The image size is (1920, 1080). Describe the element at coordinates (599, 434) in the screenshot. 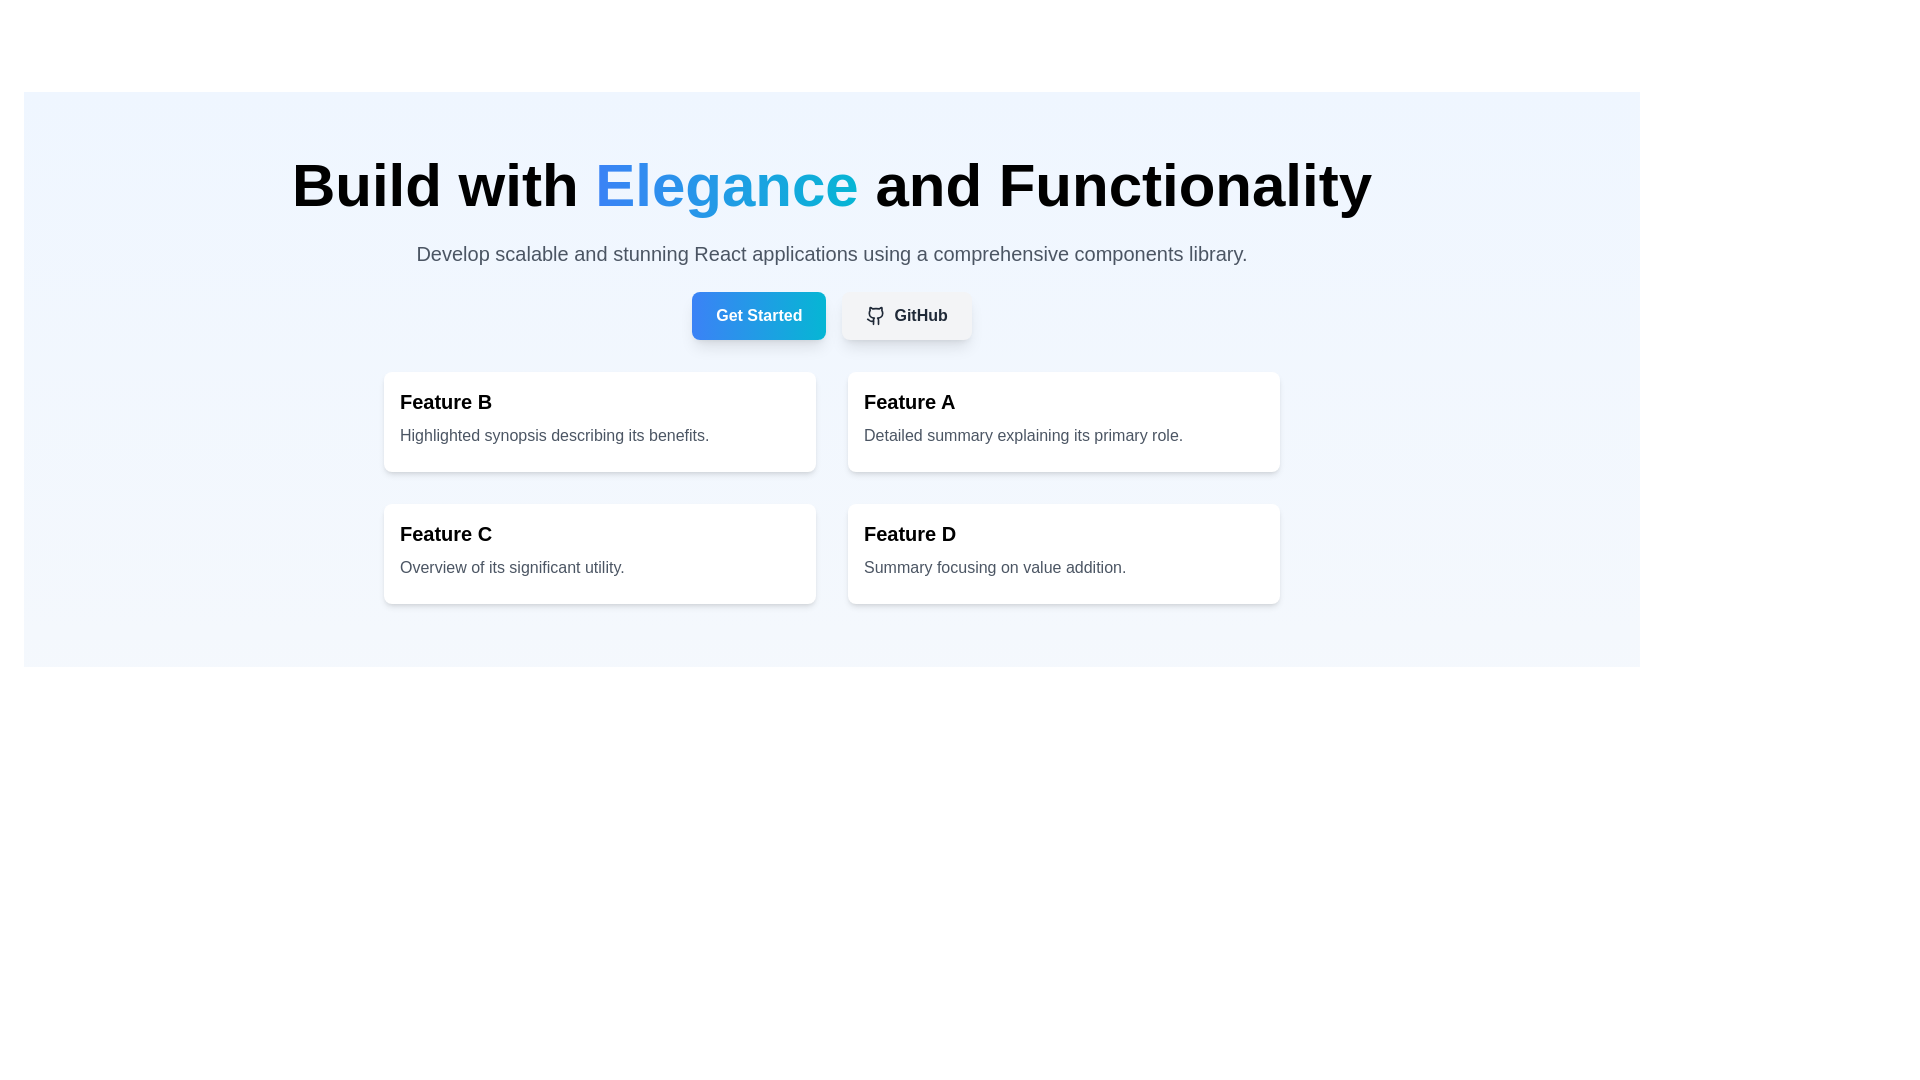

I see `text element that displays 'Highlighted synopsis describing its benefits.' which is located below the 'Feature B' title in the card component` at that location.